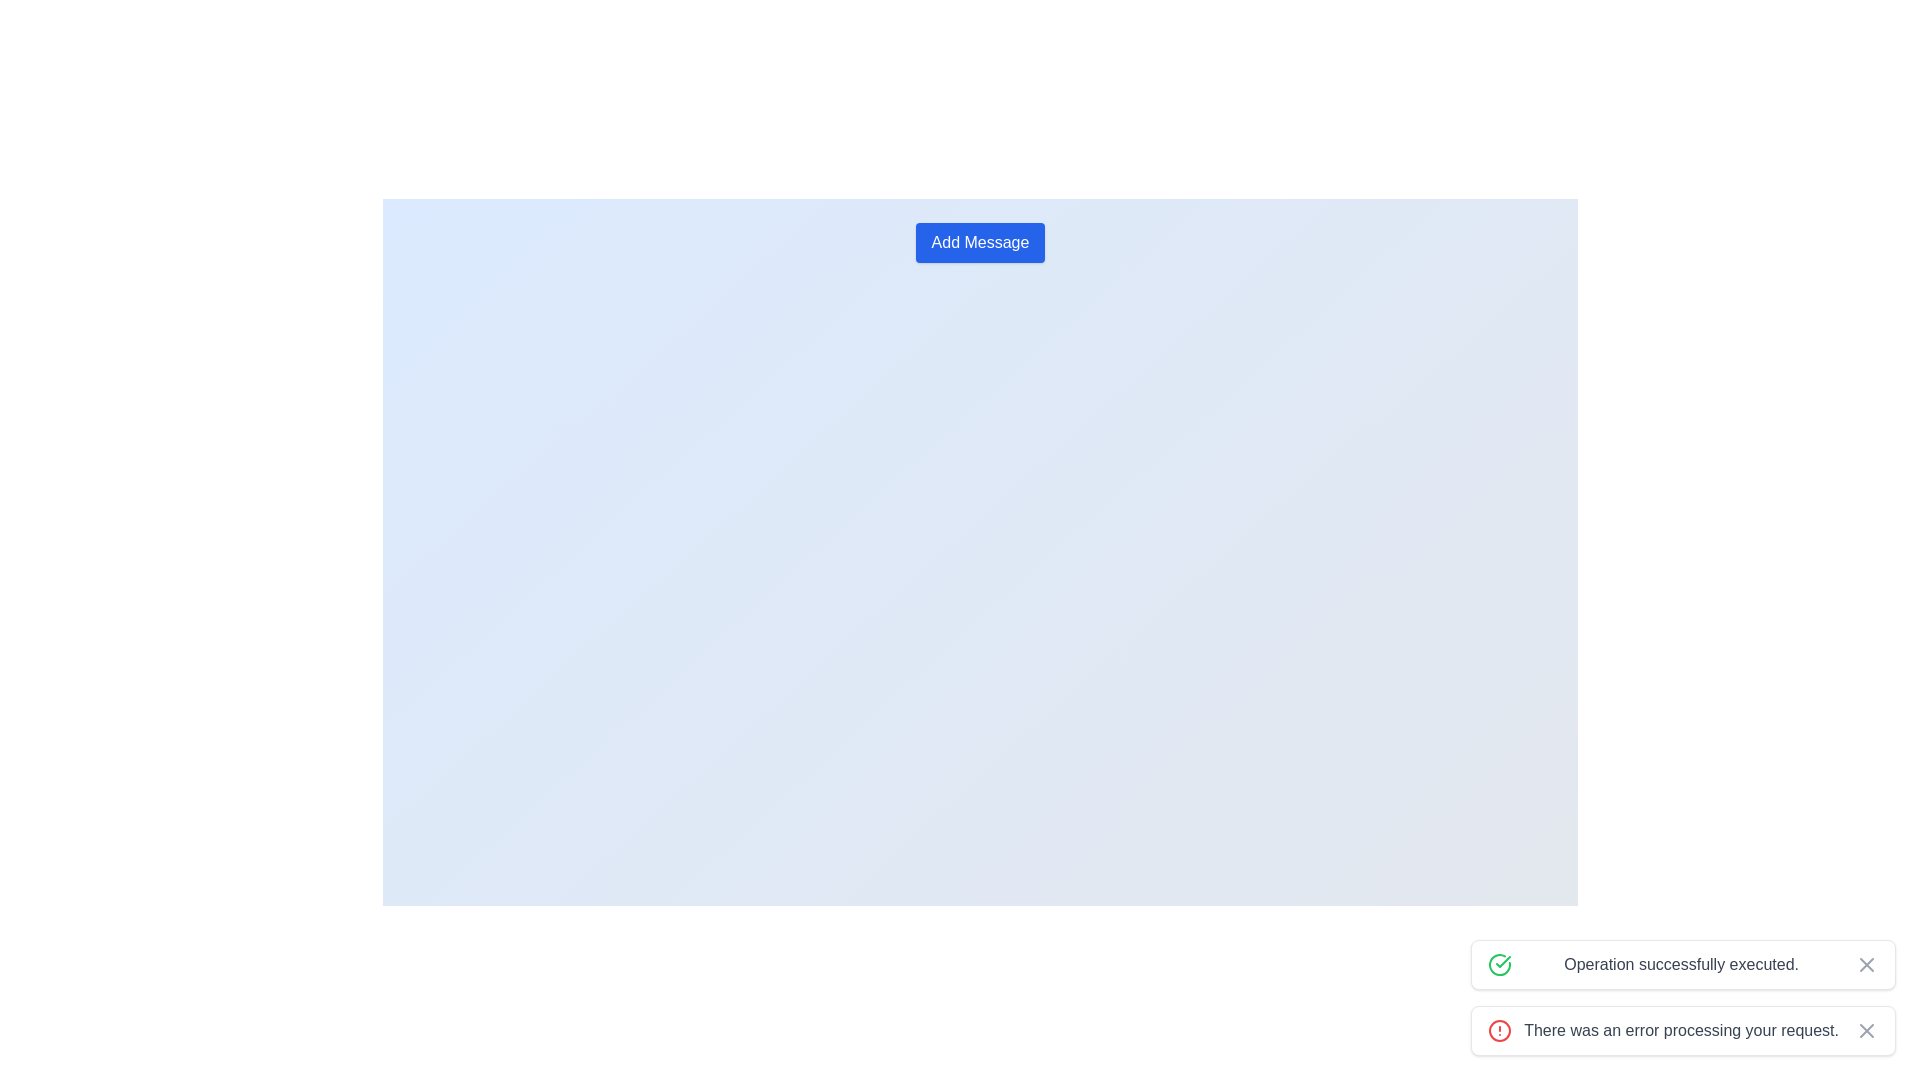  I want to click on the small button with a gray stroked 'x' icon located on the far right side of the notification bar, so click(1866, 963).